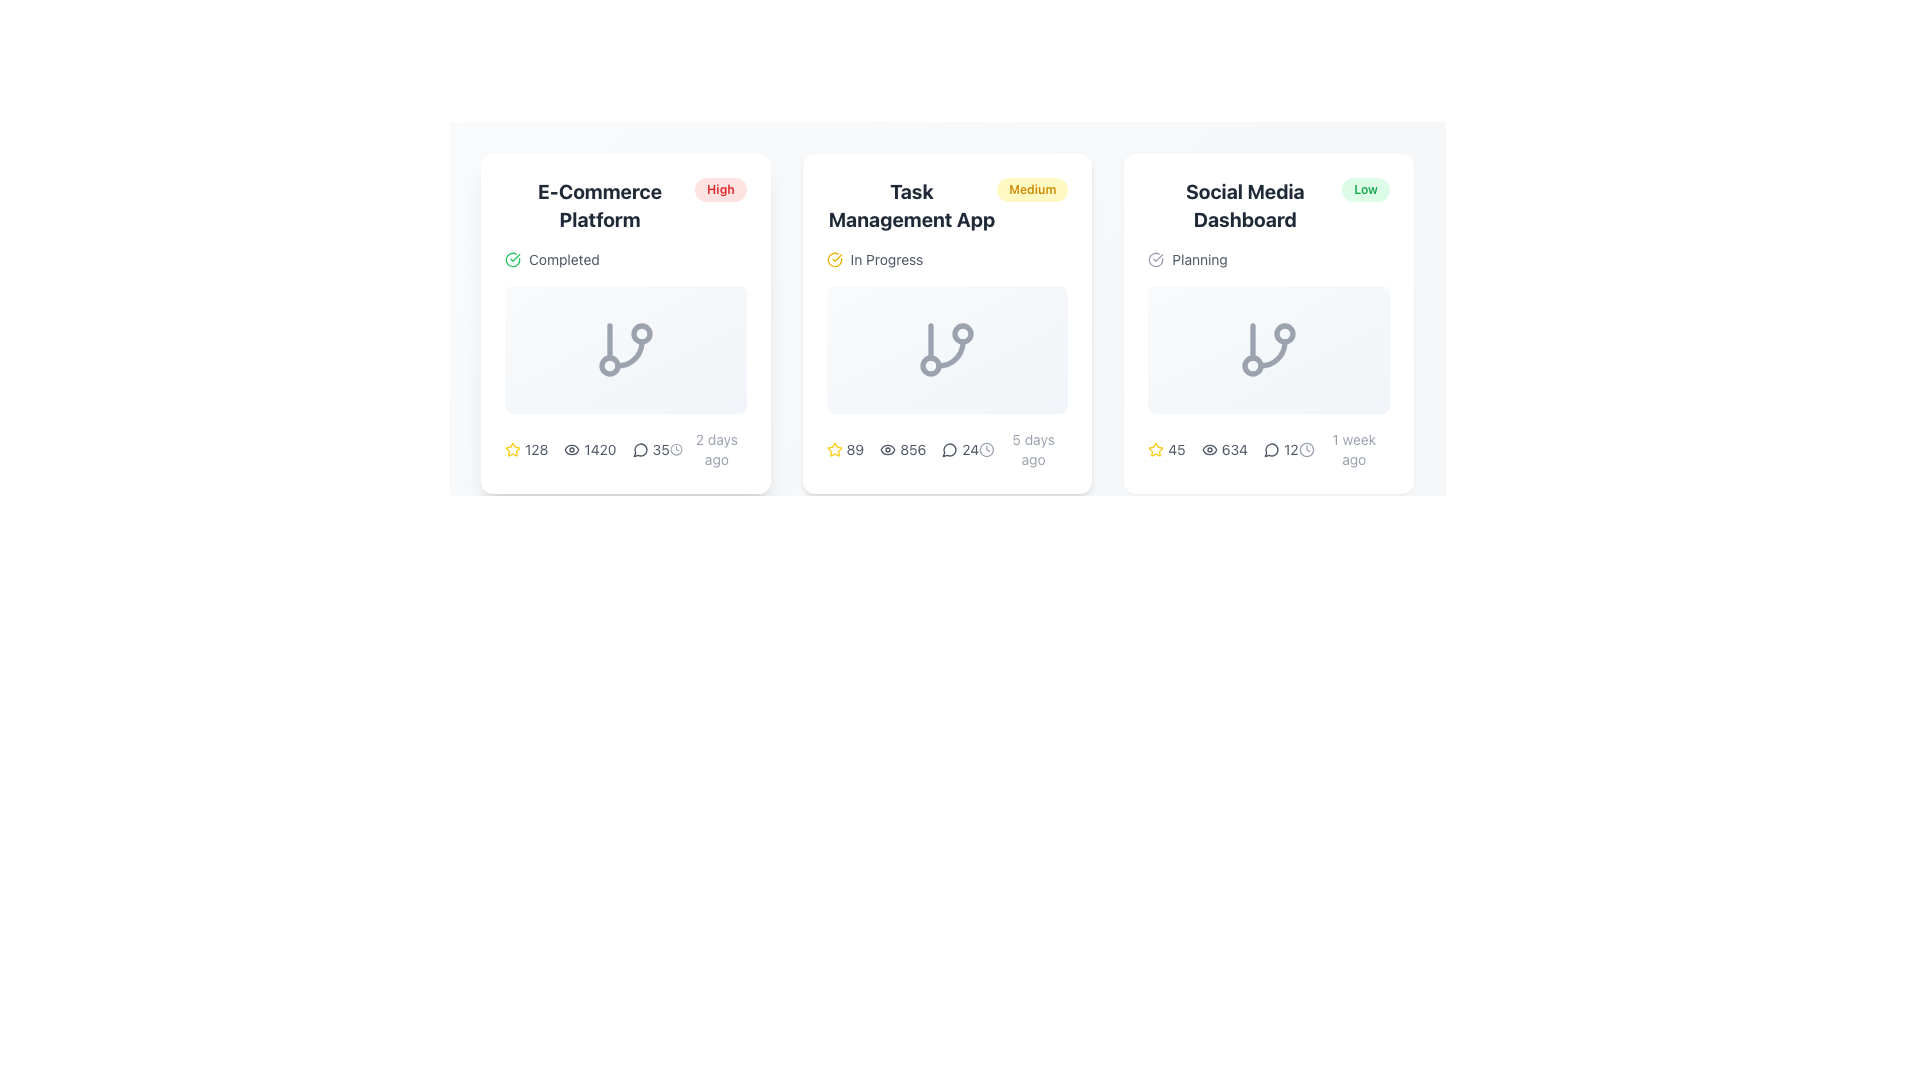 The width and height of the screenshot is (1920, 1080). Describe the element at coordinates (1023, 450) in the screenshot. I see `the Timestamp indicator with an icon that indicates '5 days ago', located at the bottom of the second card in the Task Management App` at that location.